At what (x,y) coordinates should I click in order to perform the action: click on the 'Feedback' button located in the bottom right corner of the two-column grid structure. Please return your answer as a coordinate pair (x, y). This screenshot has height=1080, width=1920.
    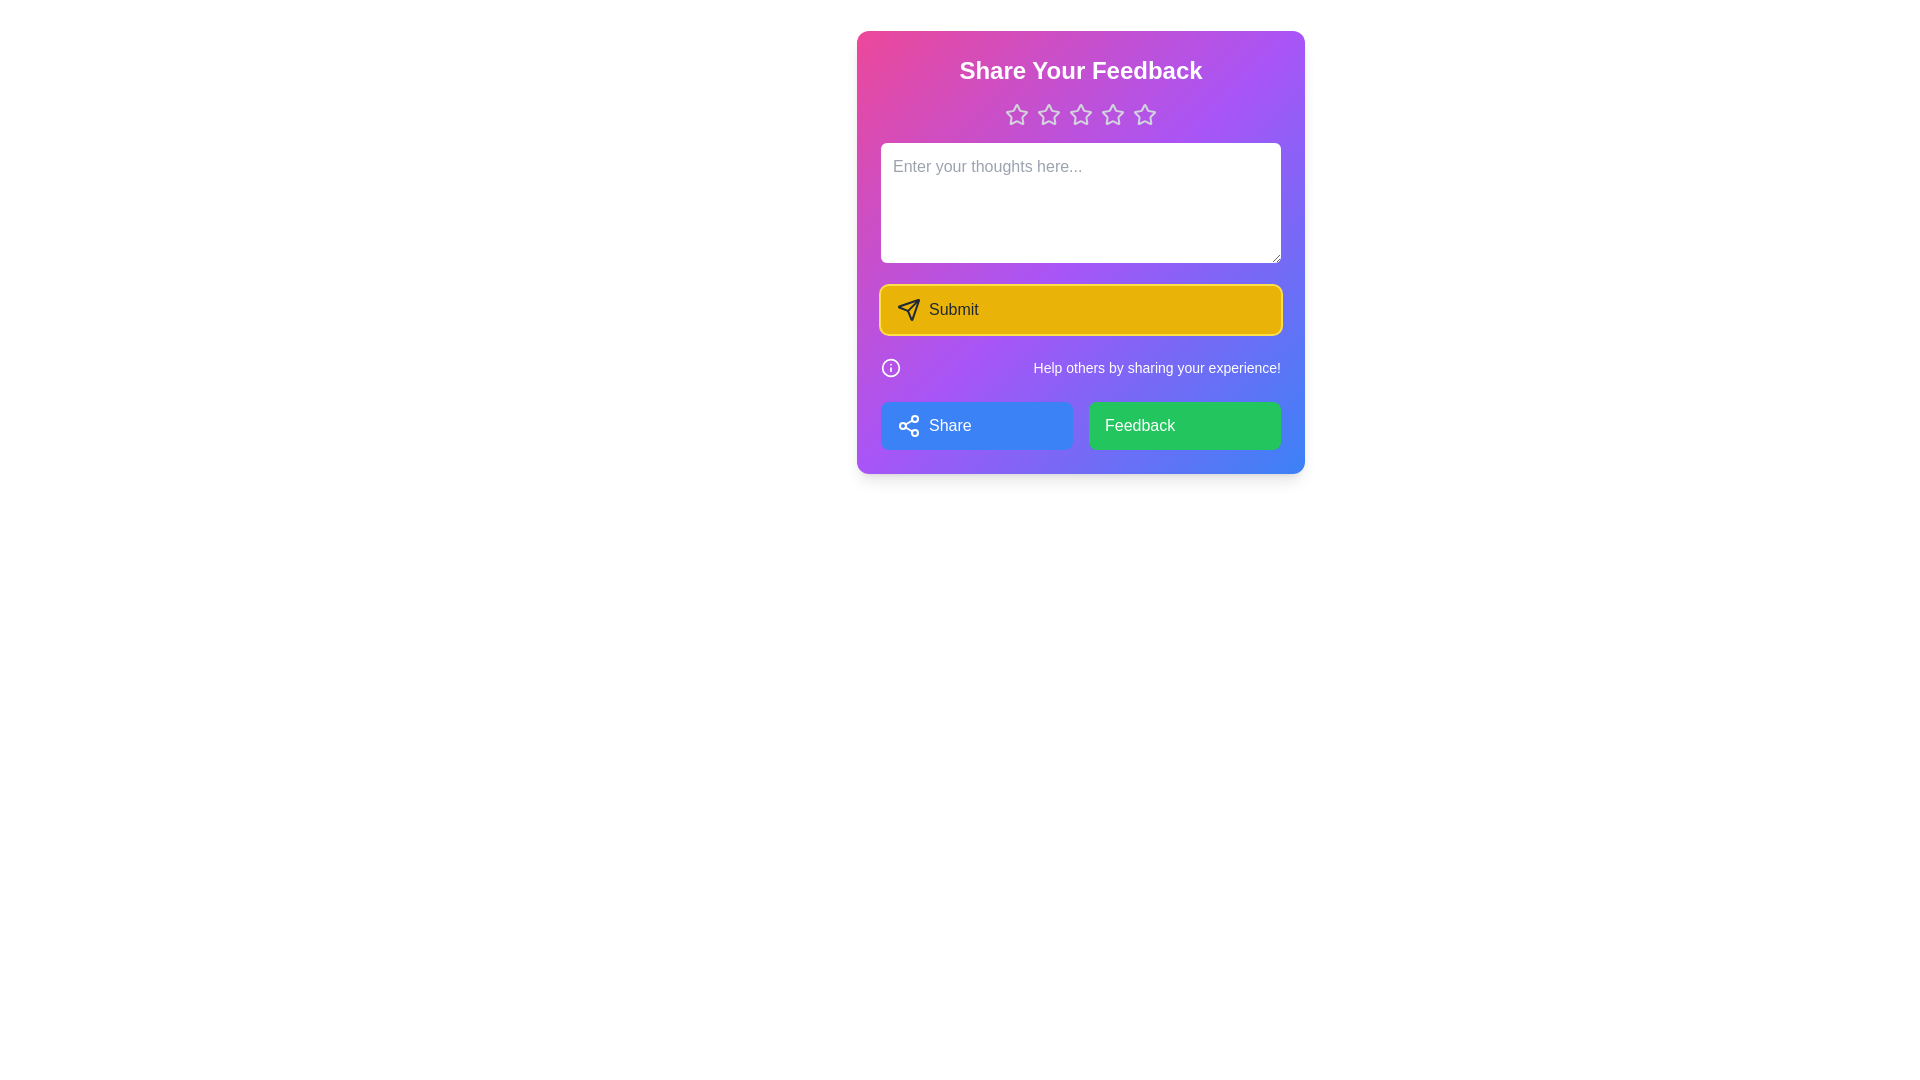
    Looking at the image, I should click on (1185, 424).